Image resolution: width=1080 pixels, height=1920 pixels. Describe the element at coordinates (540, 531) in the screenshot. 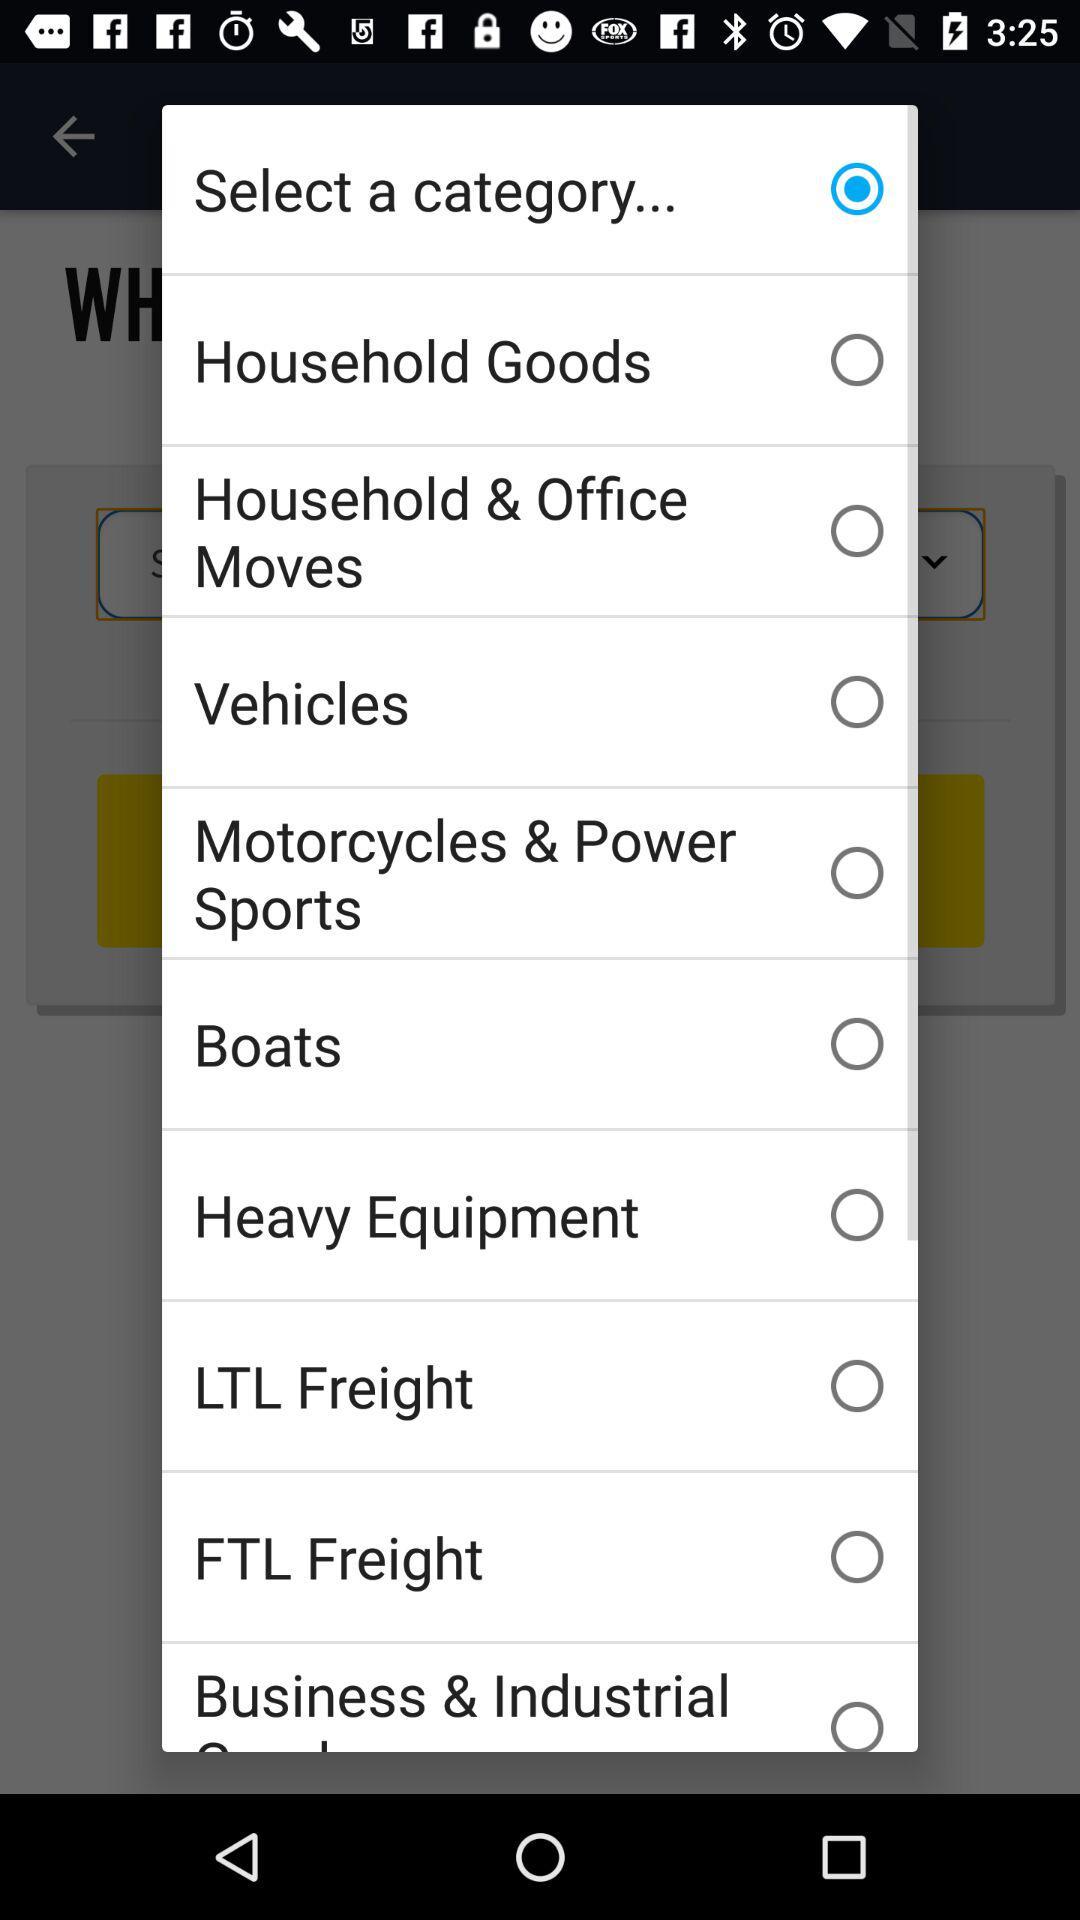

I see `household & office moves` at that location.